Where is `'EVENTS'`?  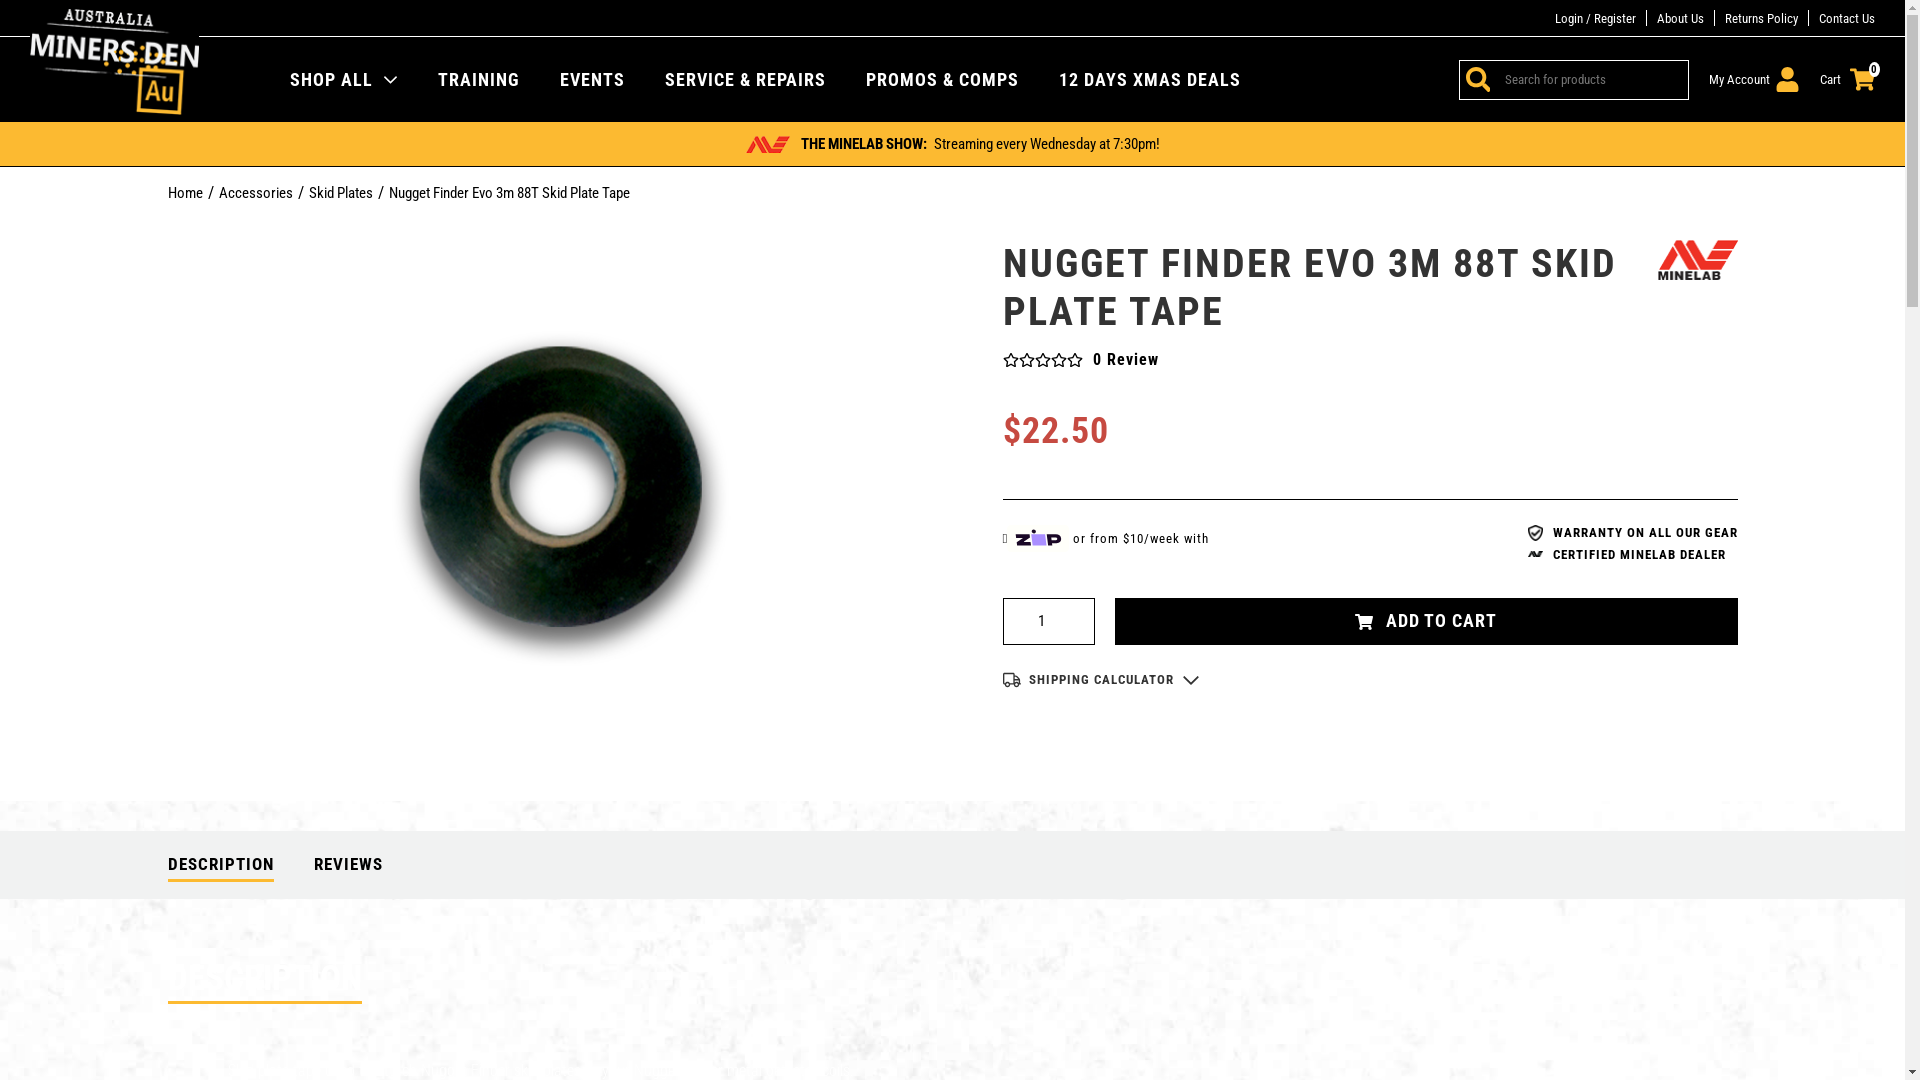
'EVENTS' is located at coordinates (591, 77).